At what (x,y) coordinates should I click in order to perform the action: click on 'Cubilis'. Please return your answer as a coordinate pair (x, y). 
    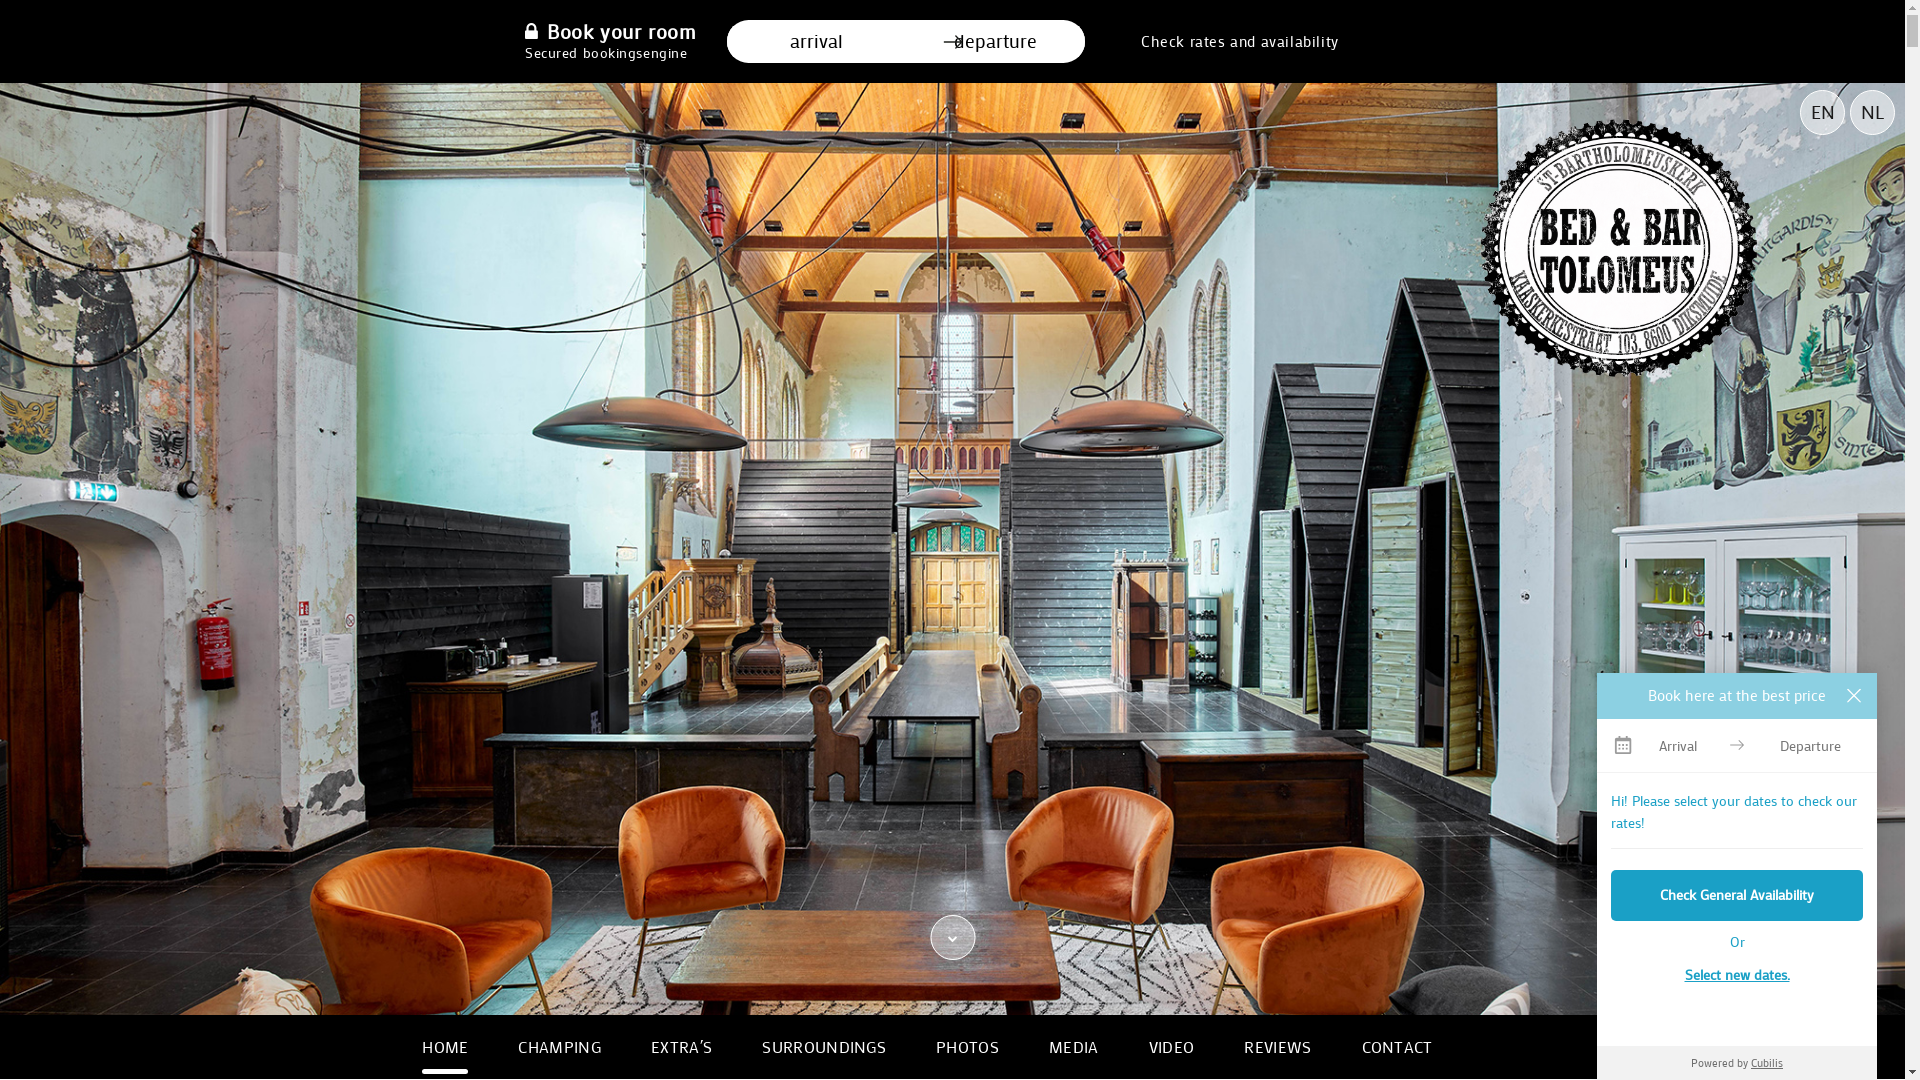
    Looking at the image, I should click on (1766, 1061).